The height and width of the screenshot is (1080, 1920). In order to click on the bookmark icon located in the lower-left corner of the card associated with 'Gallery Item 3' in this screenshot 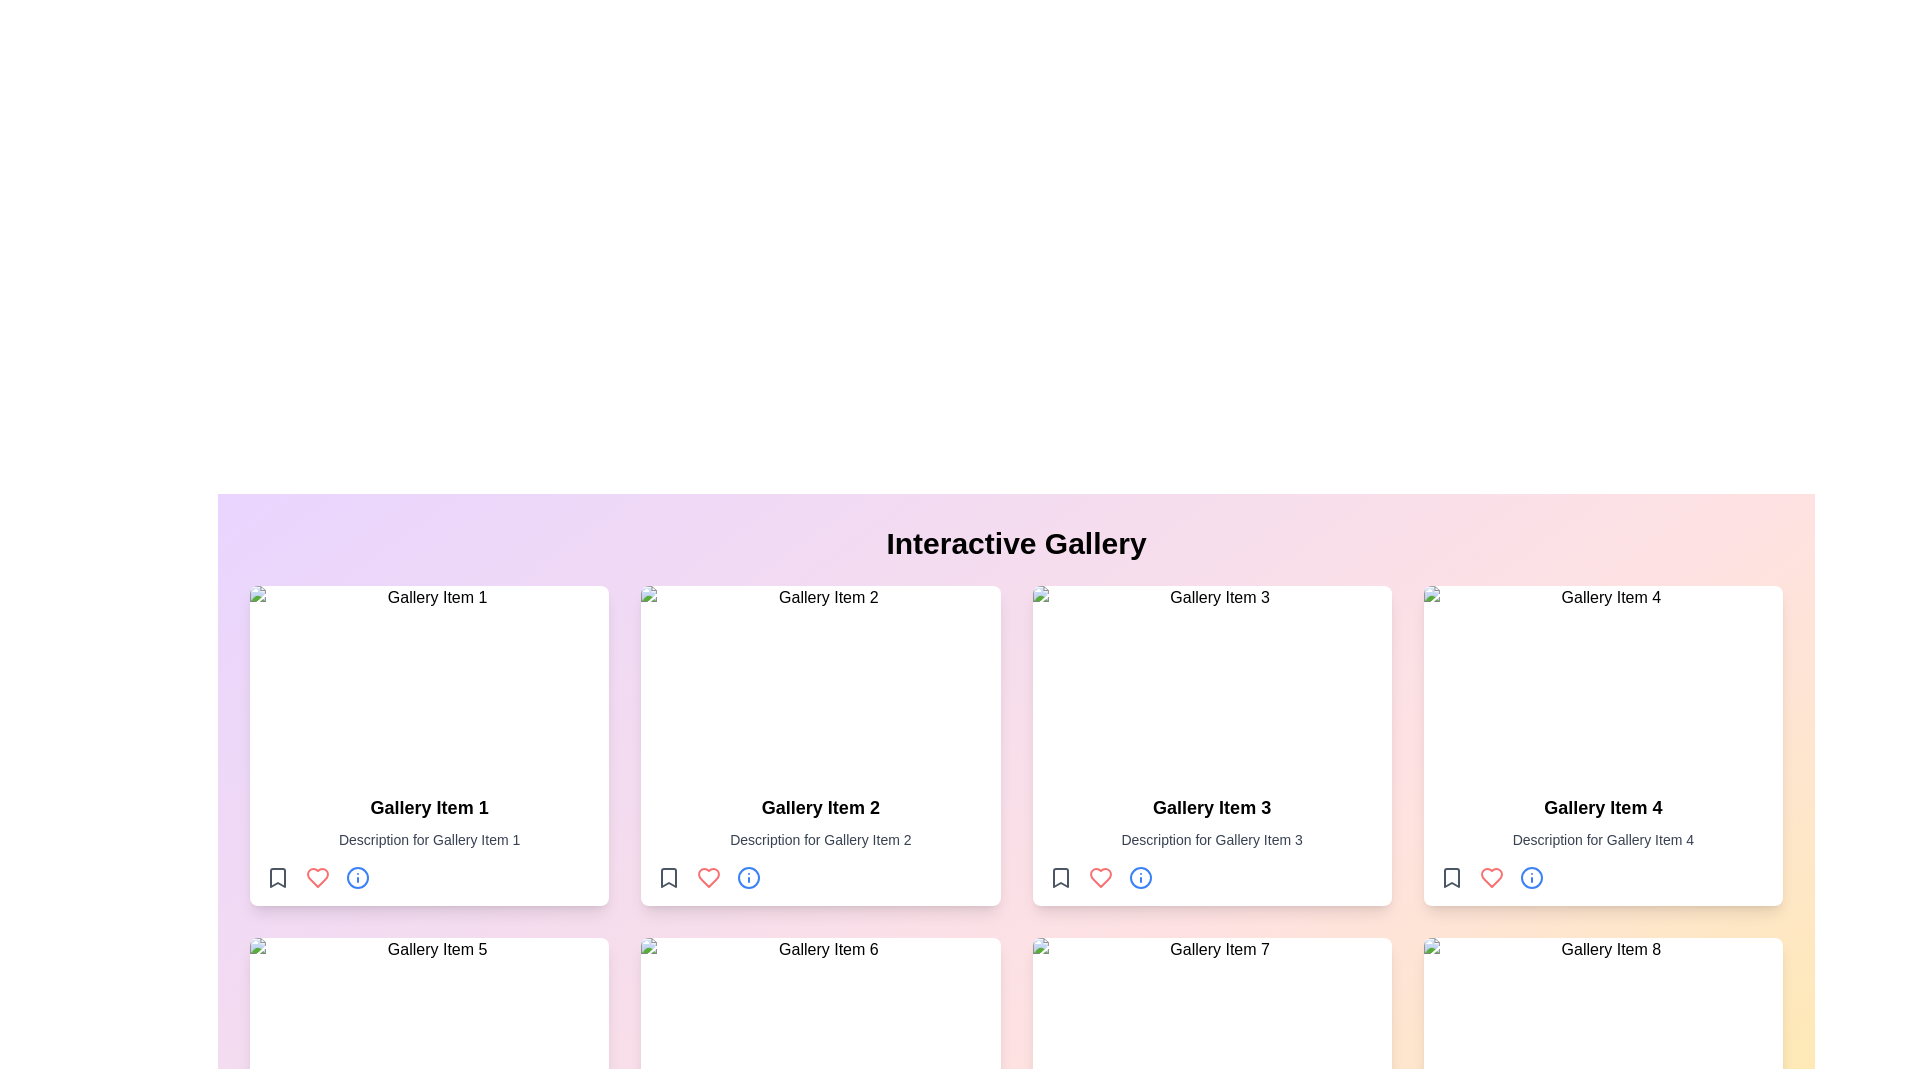, I will do `click(1059, 877)`.